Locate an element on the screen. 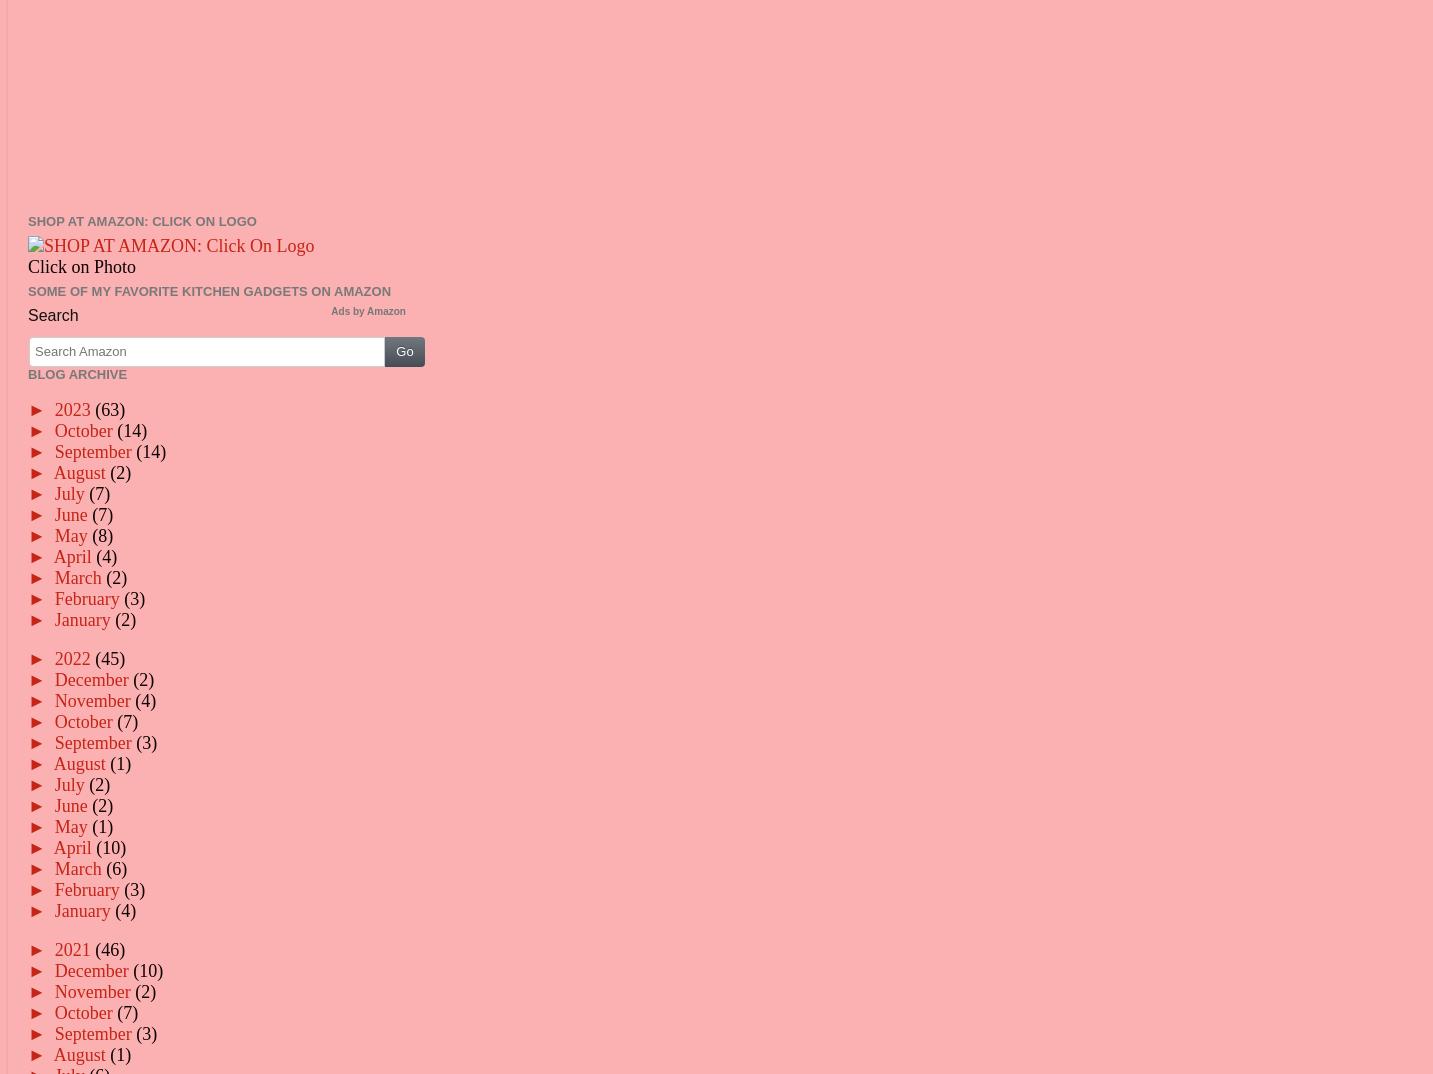  '(45)' is located at coordinates (94, 657).